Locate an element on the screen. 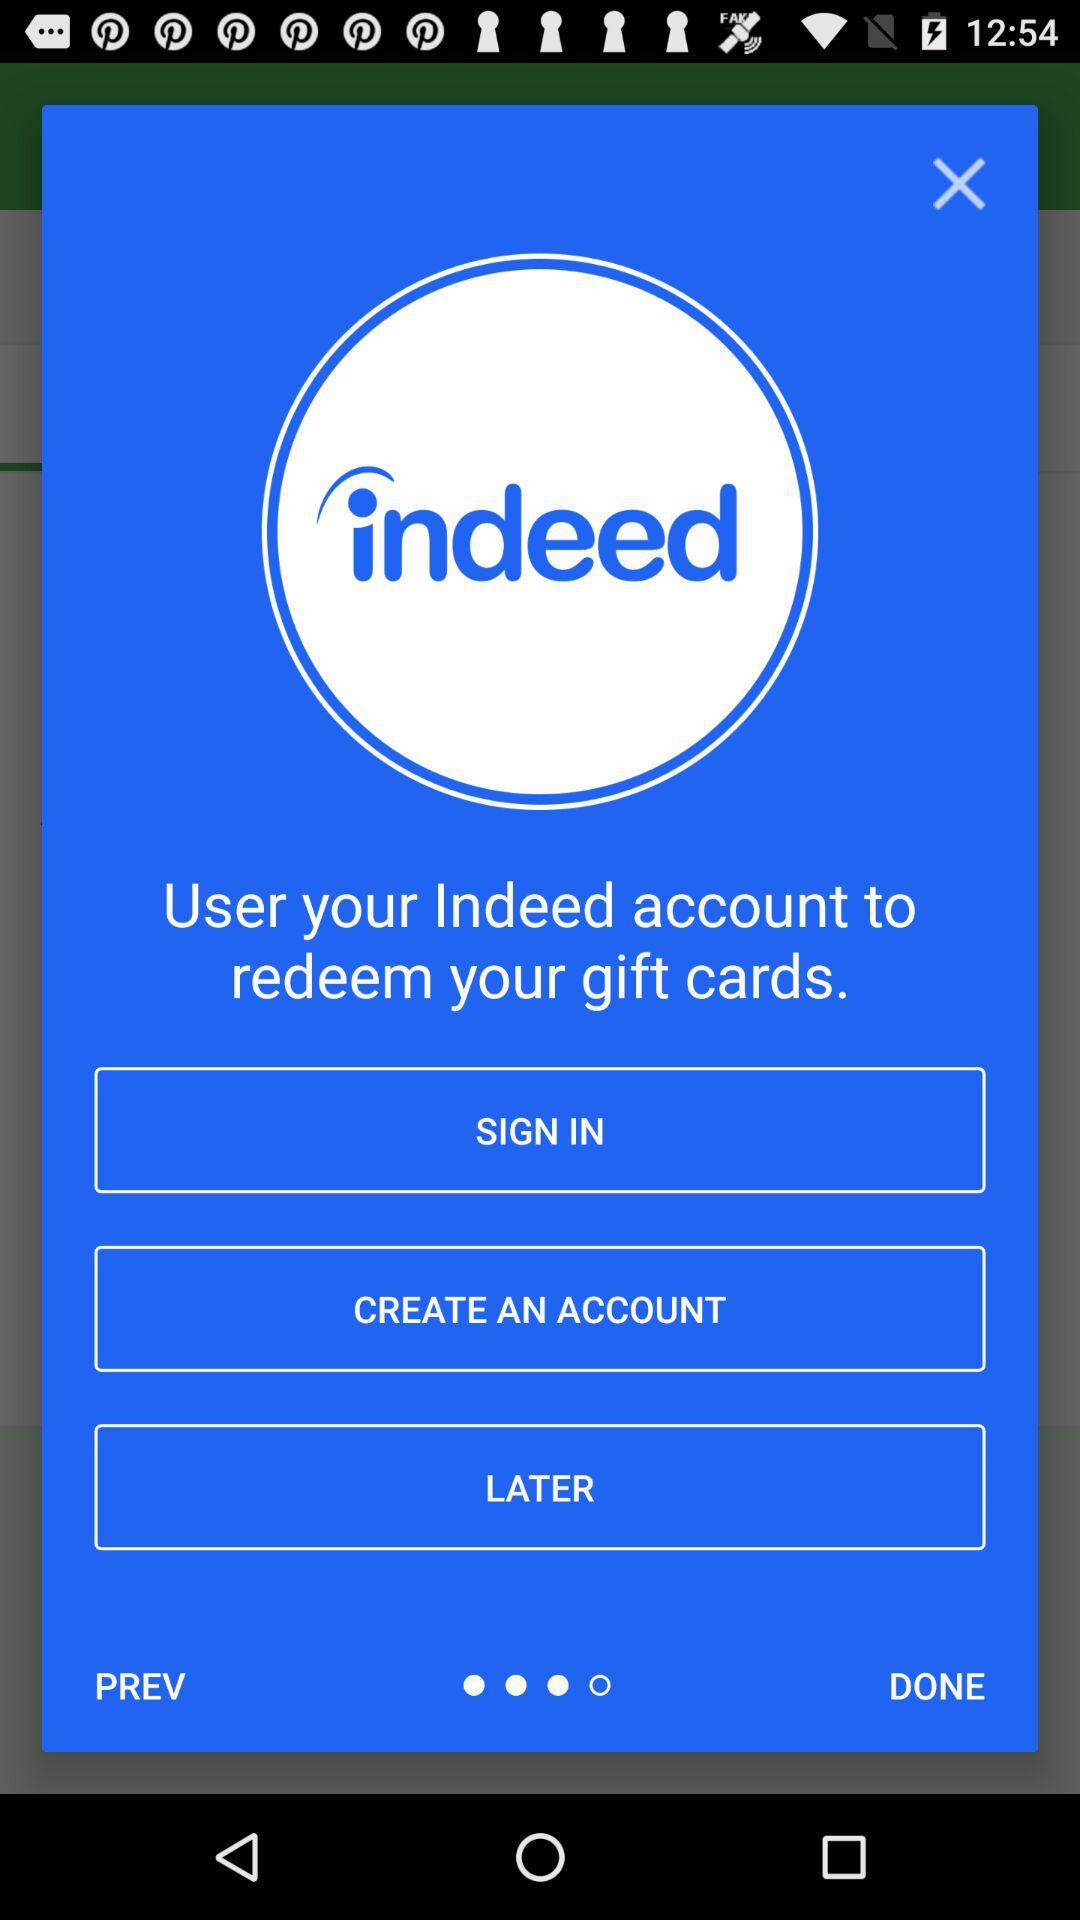 Image resolution: width=1080 pixels, height=1920 pixels. close is located at coordinates (958, 183).